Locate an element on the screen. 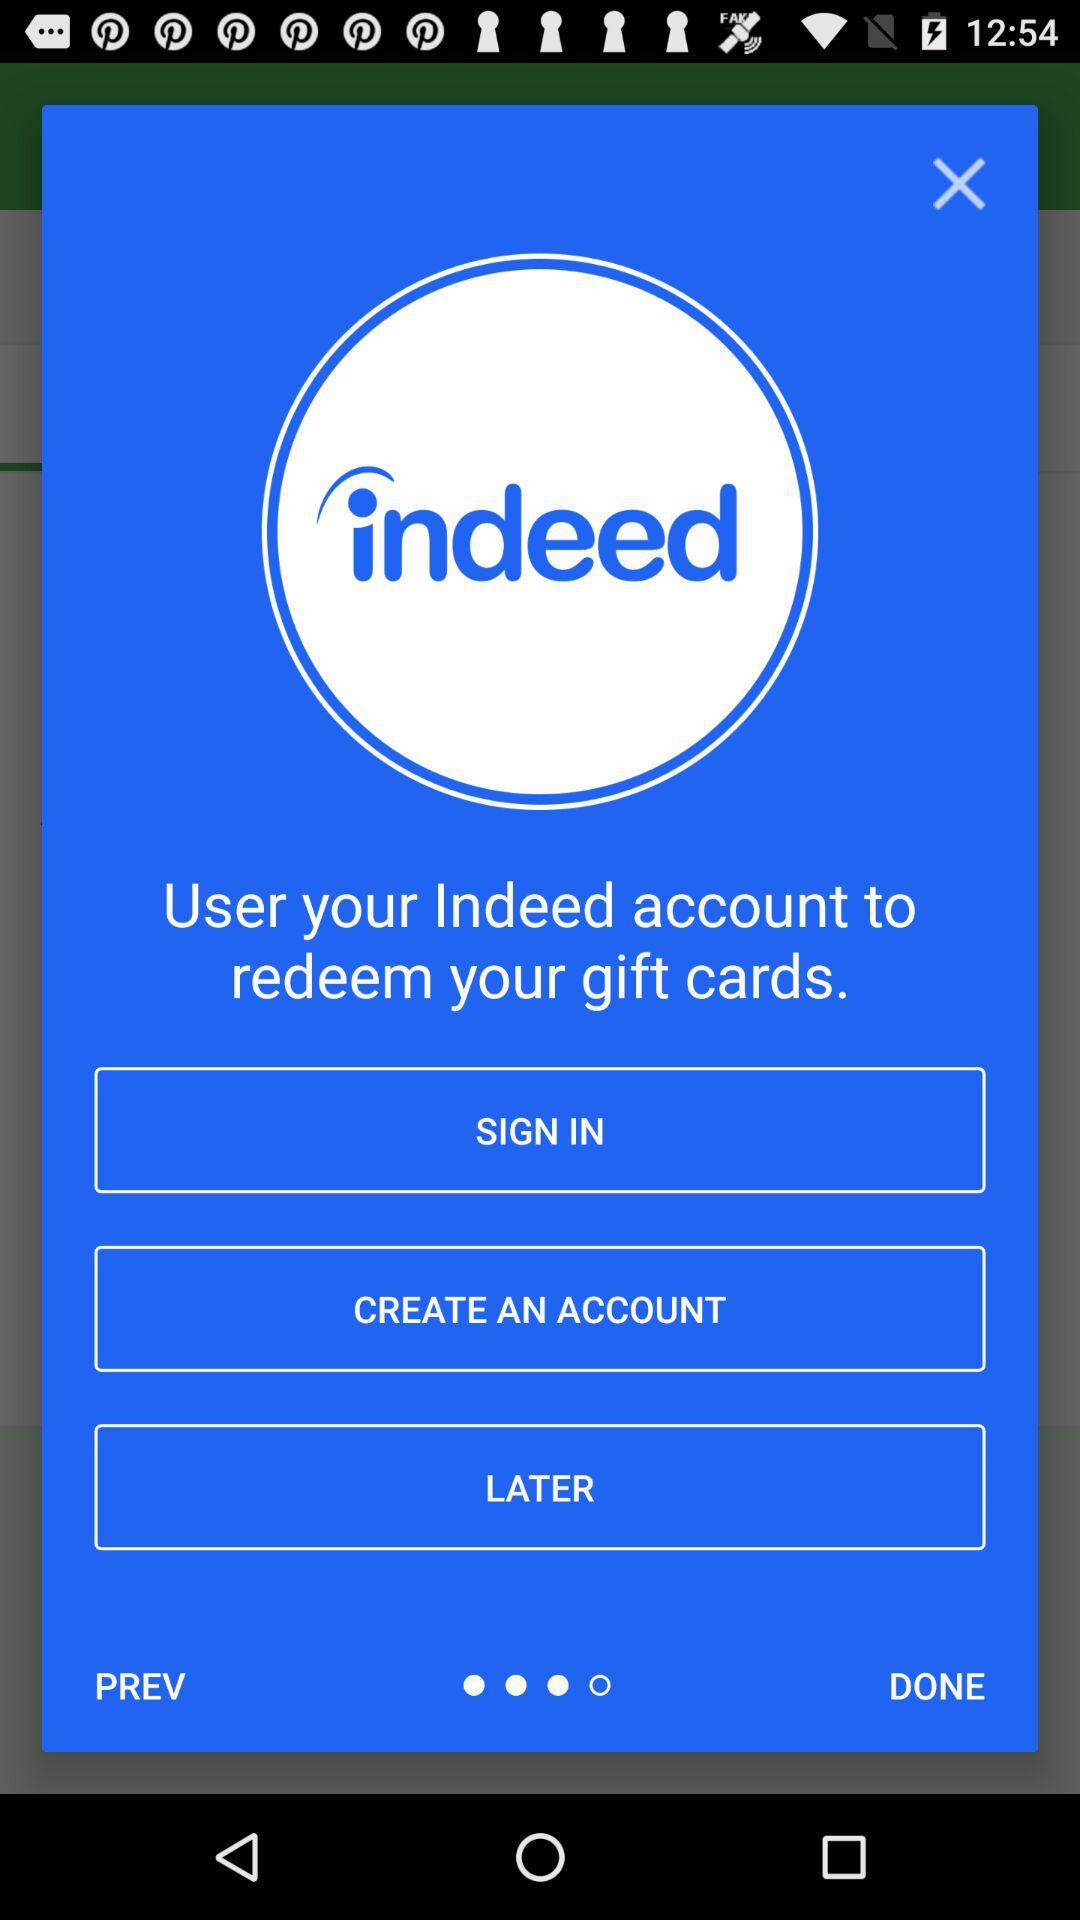 Image resolution: width=1080 pixels, height=1920 pixels. close is located at coordinates (958, 183).